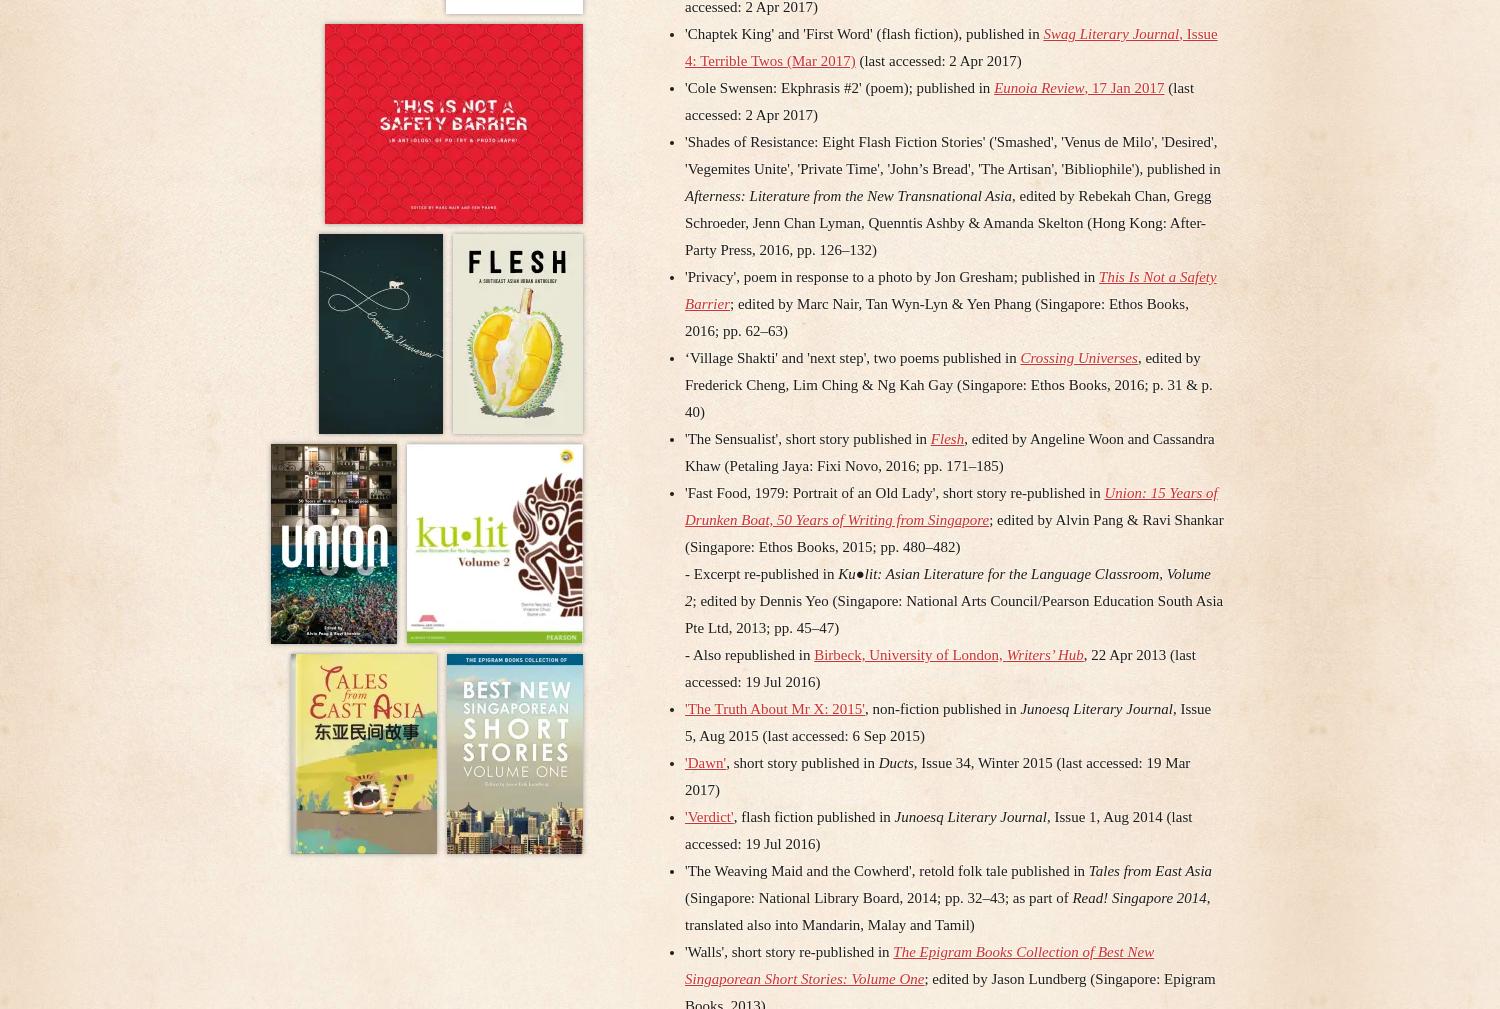 The image size is (1500, 1009). What do you see at coordinates (953, 614) in the screenshot?
I see `'; edited by Dennis Yeo (Singapore: National Arts Council/Pearson Education South Asia Pte Ltd, 2013; pp. 45–47)'` at bounding box center [953, 614].